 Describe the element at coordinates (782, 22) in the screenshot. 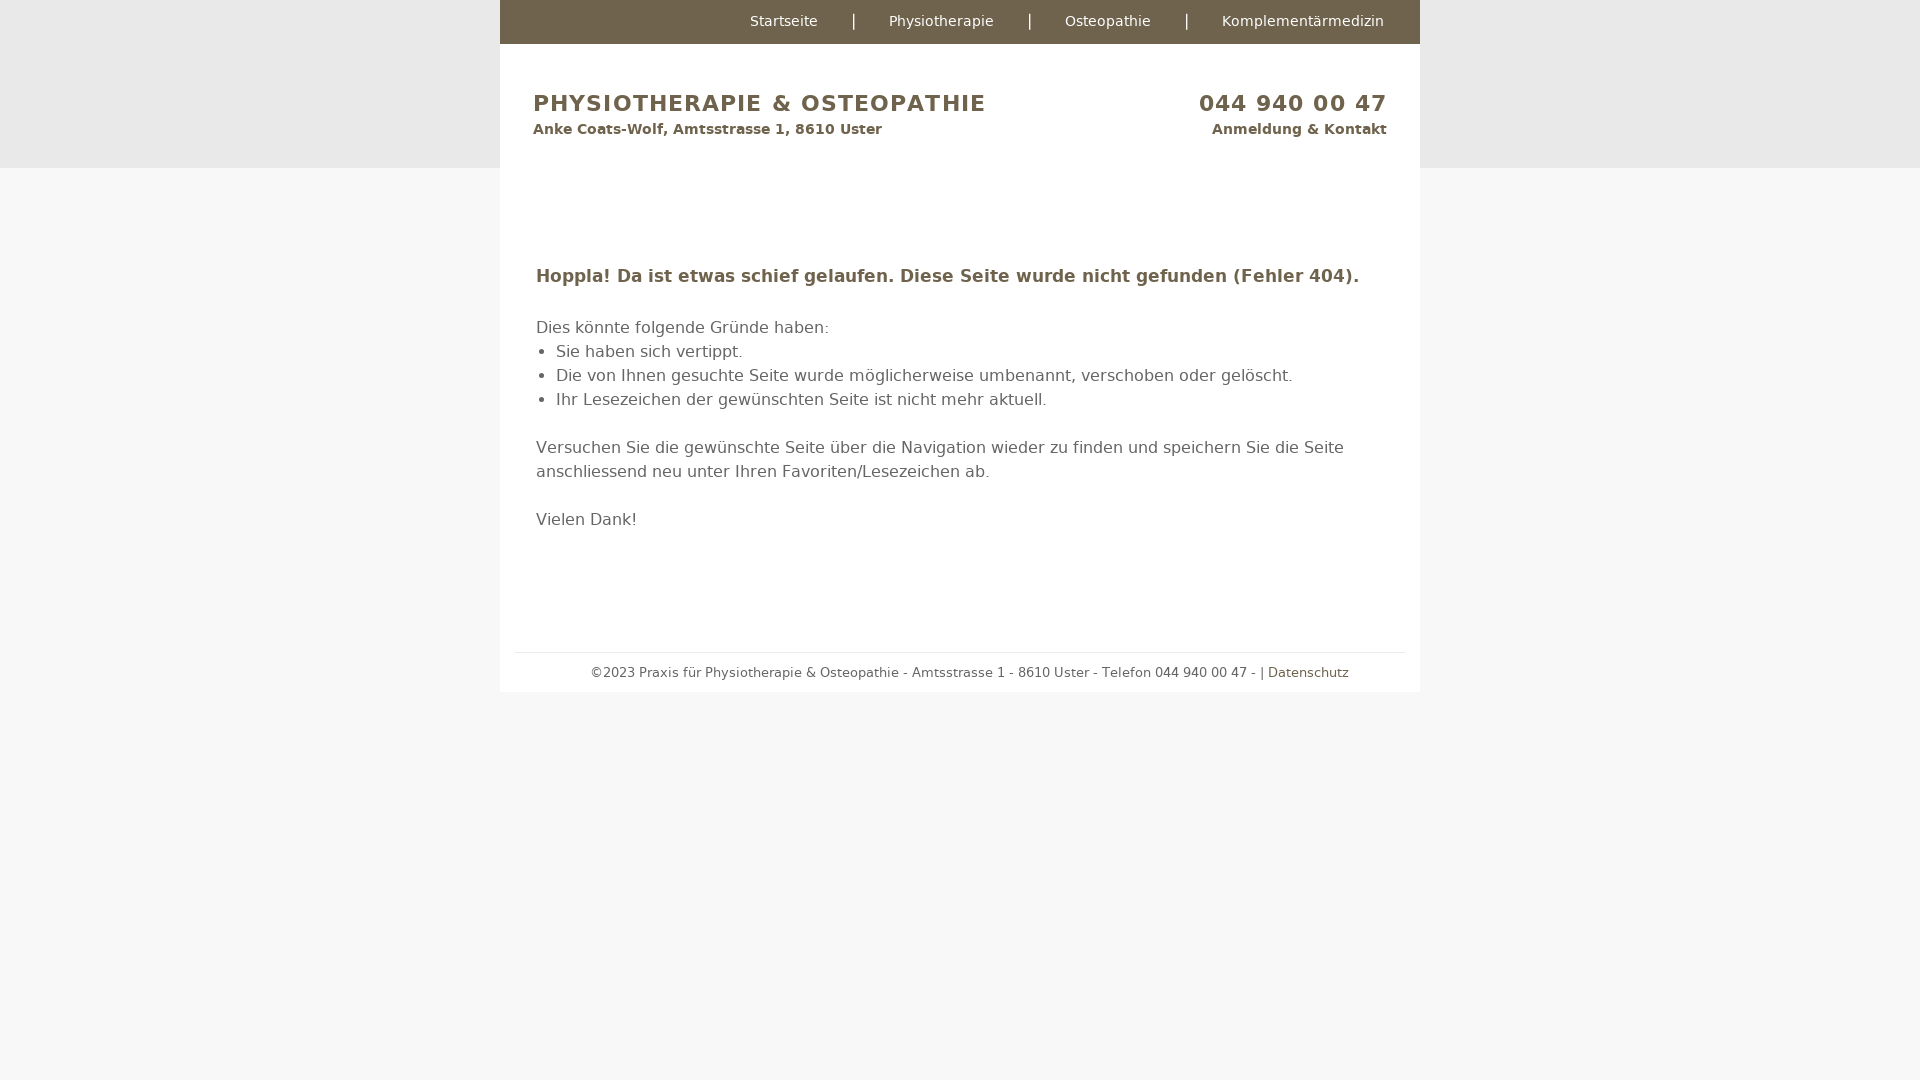

I see `'Startseite'` at that location.